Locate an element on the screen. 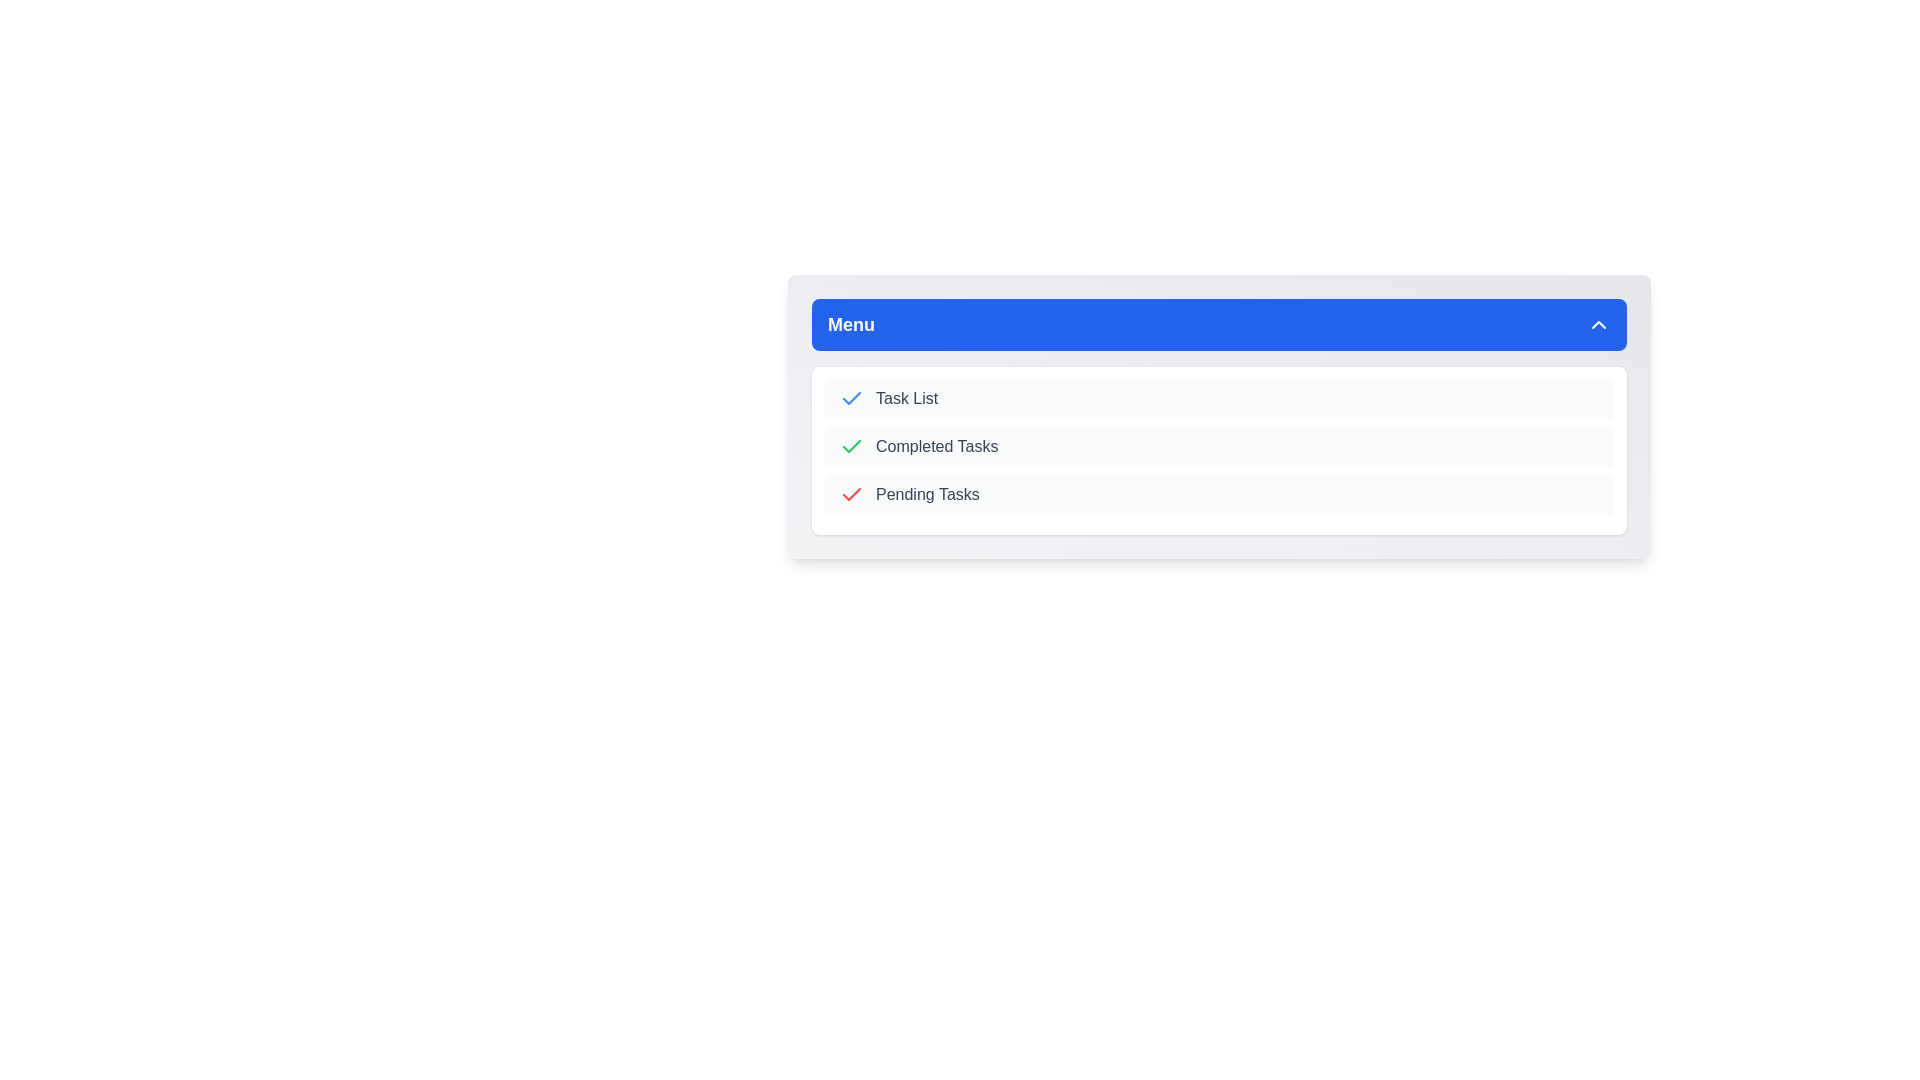  the state of the red checkmark icon located in the third row under the 'Menu' header, adjacent to the 'Pending Tasks' label is located at coordinates (851, 493).